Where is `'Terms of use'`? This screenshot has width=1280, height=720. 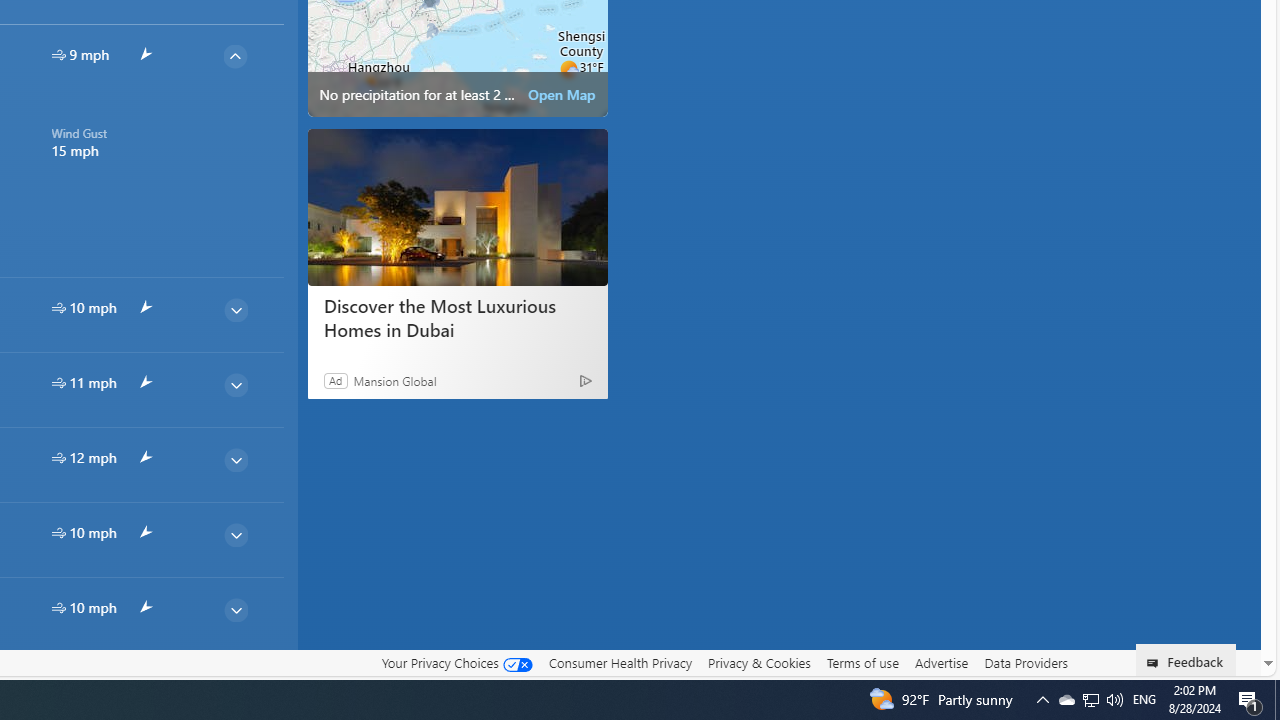
'Terms of use' is located at coordinates (862, 663).